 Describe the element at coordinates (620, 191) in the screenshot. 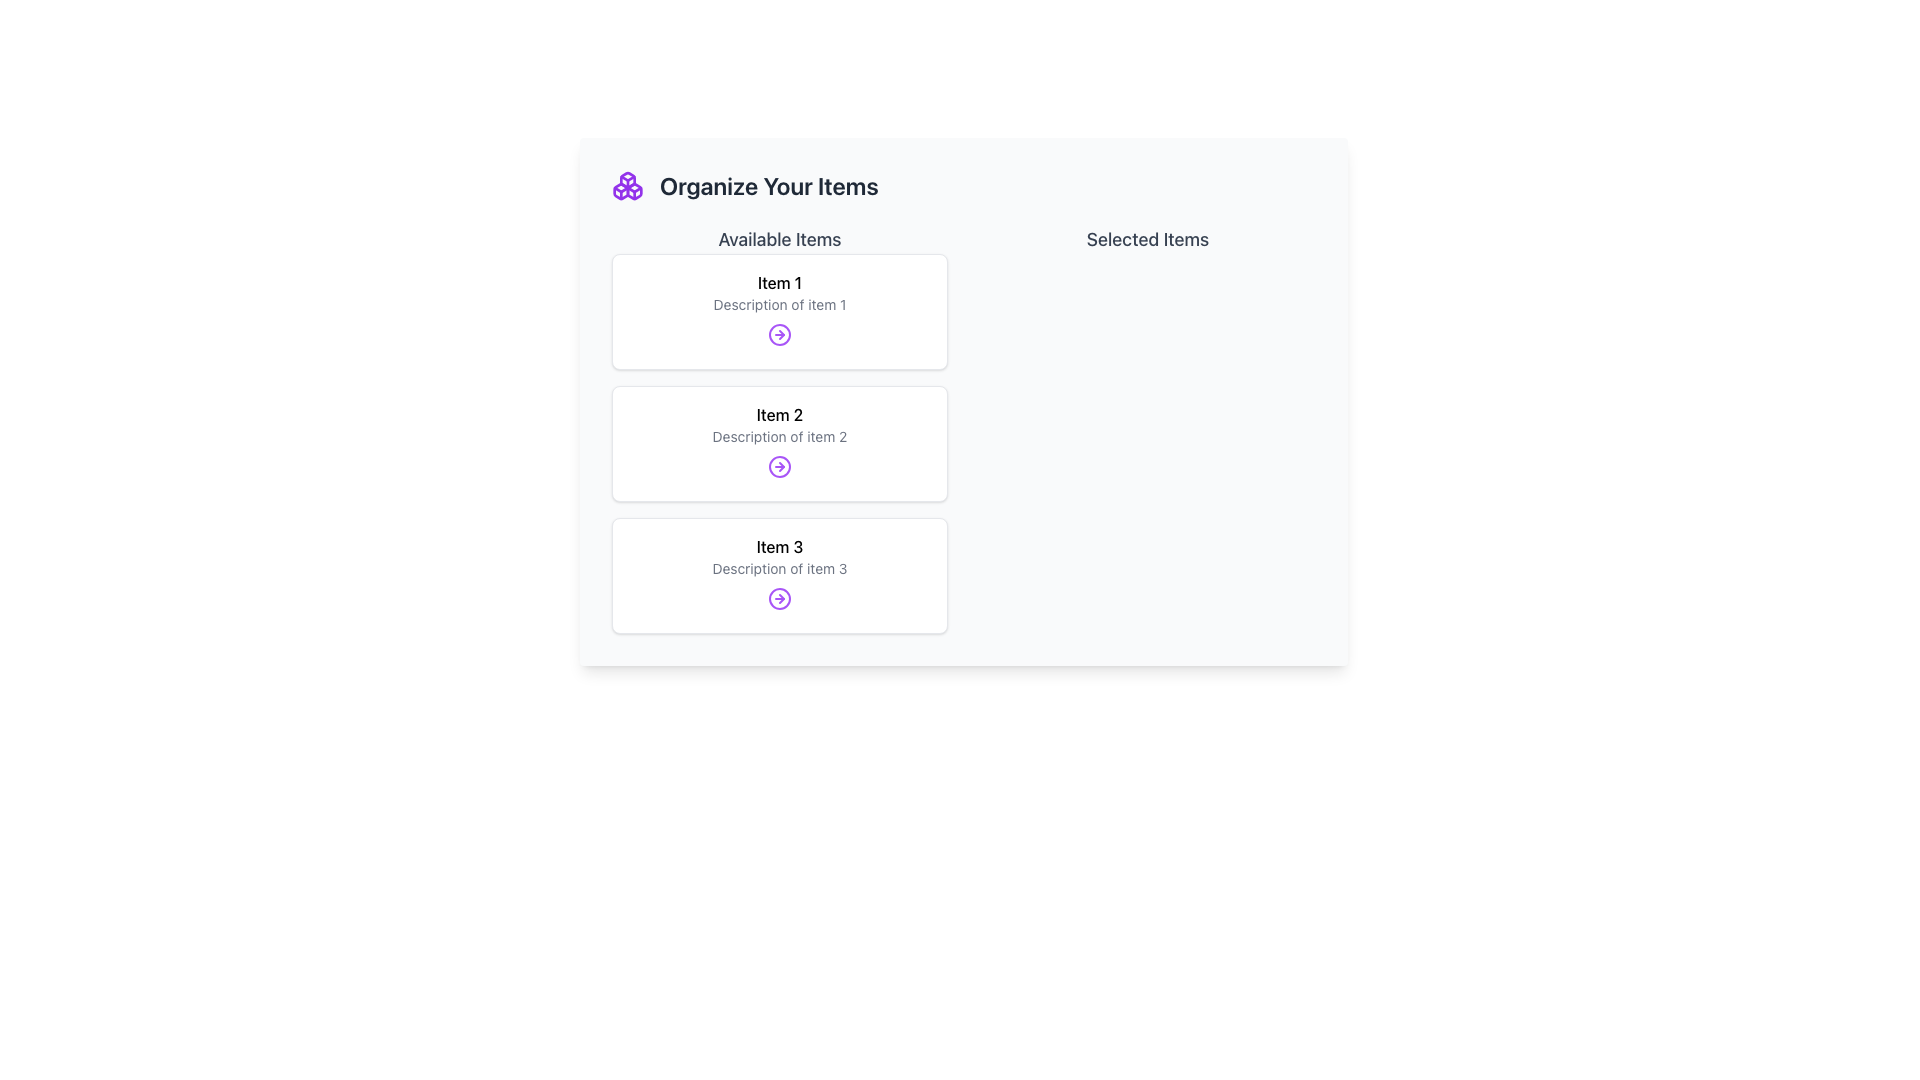

I see `the purple-colored, box-like figure with an angular contour located in the lower-left quadrant of the highlighted SVG icon at the top-left of the interface` at that location.